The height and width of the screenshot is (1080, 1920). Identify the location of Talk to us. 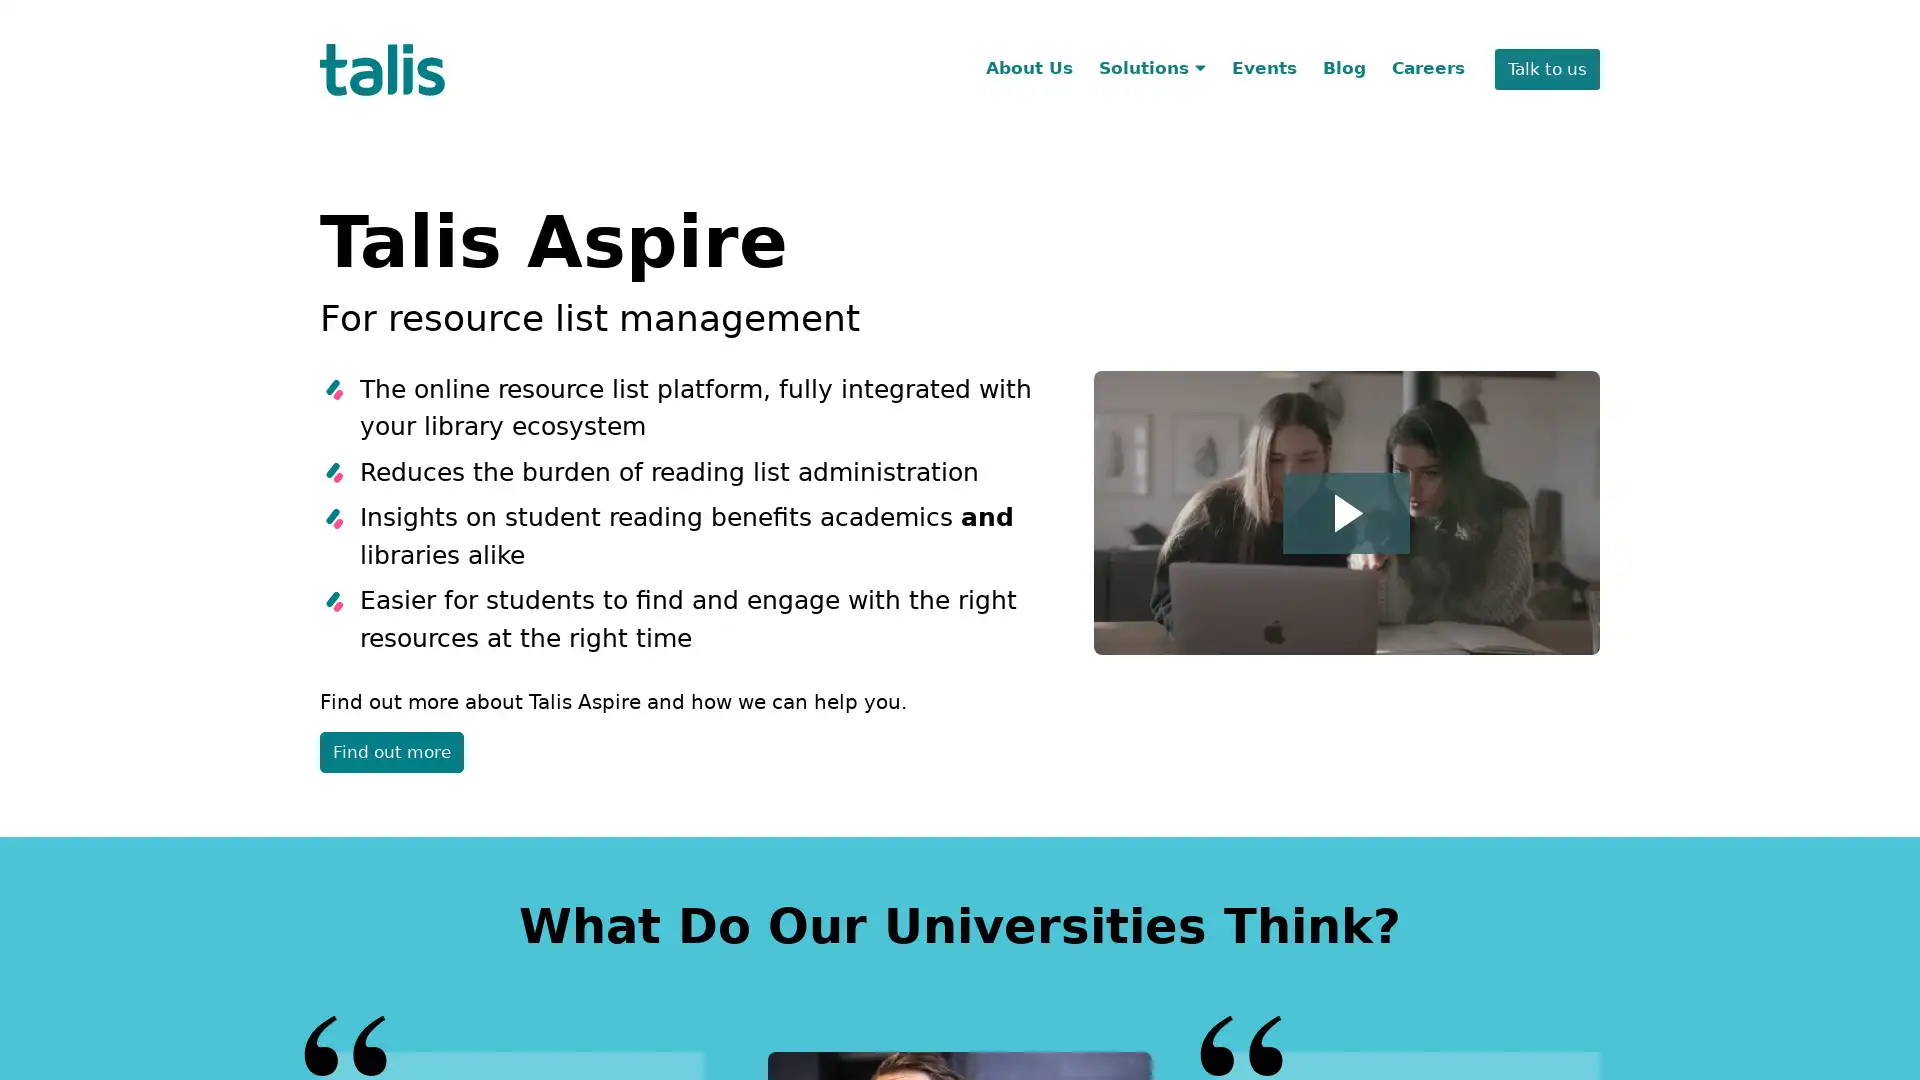
(1546, 68).